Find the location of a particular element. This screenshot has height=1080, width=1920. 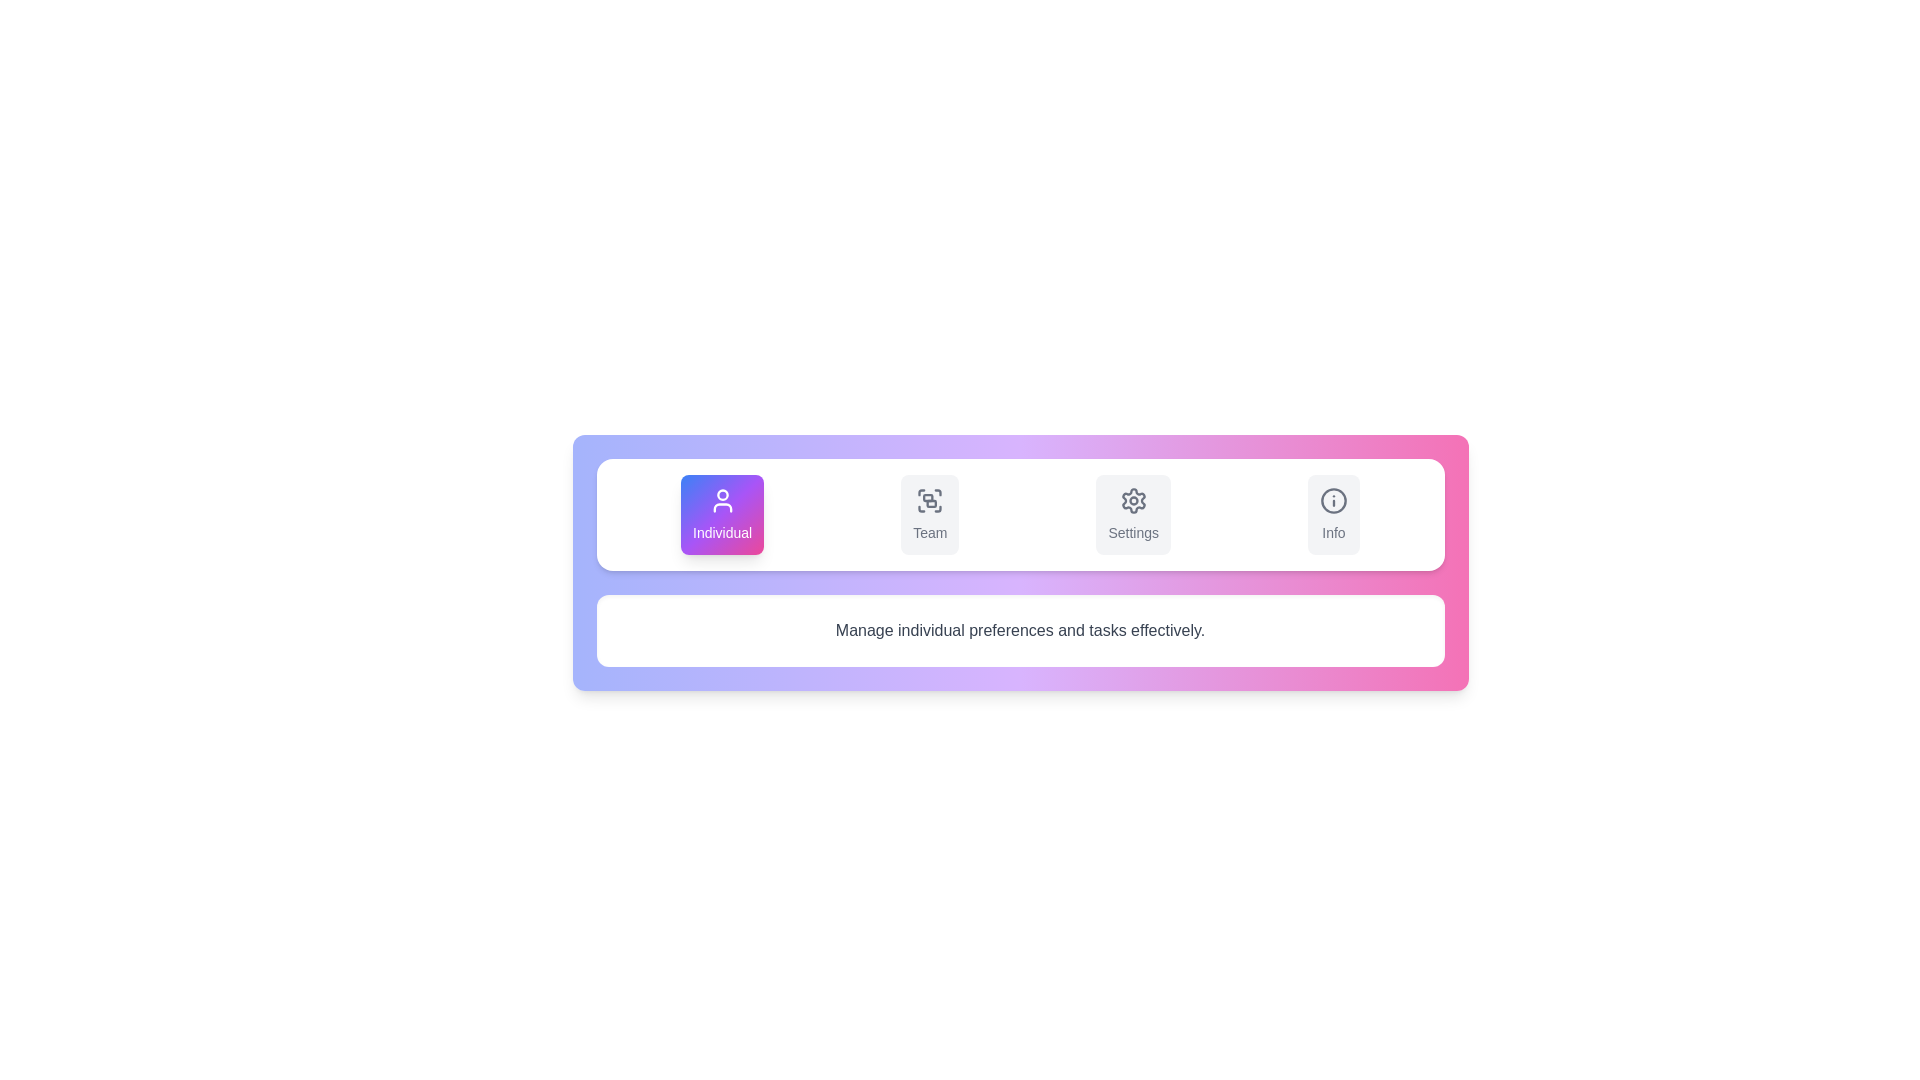

the rightmost button in the horizontal menu, which triggers navigation to the information or help section of the application is located at coordinates (1334, 514).